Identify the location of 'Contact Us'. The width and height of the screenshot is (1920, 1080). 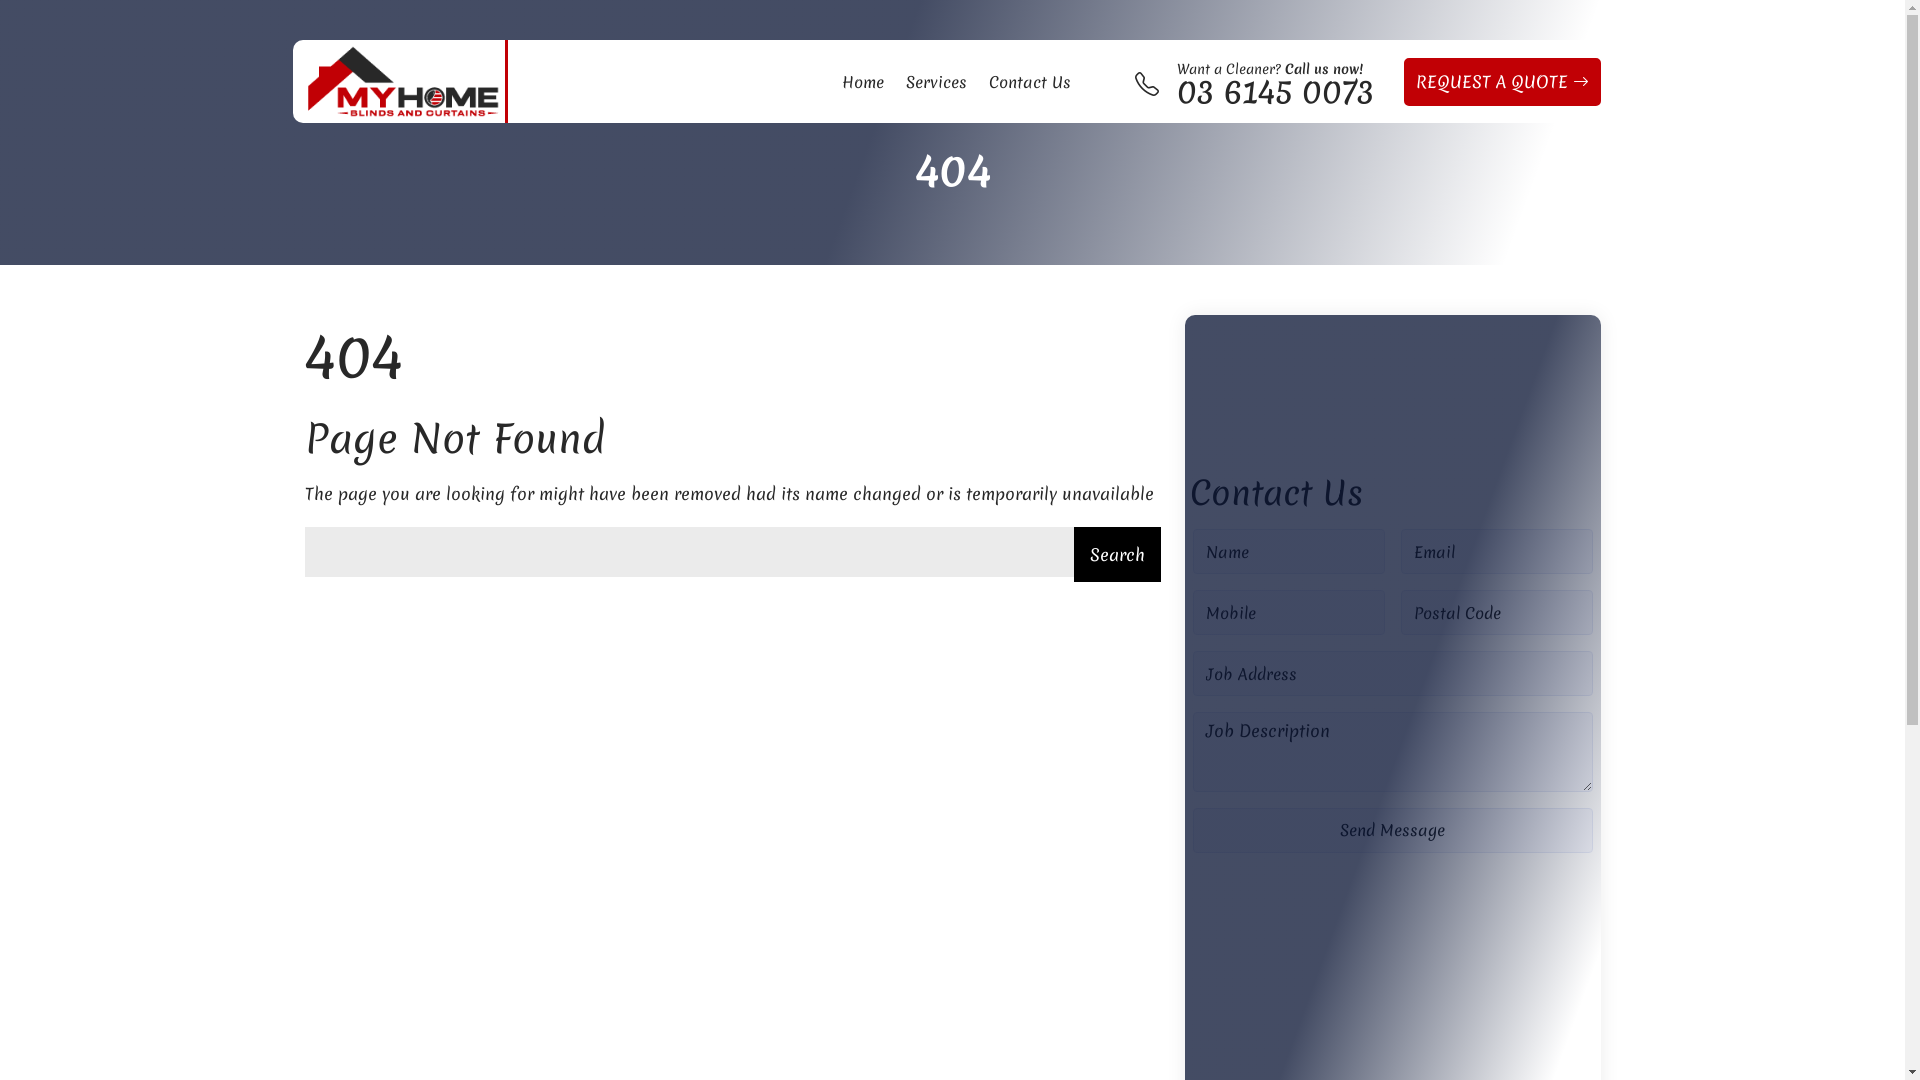
(979, 80).